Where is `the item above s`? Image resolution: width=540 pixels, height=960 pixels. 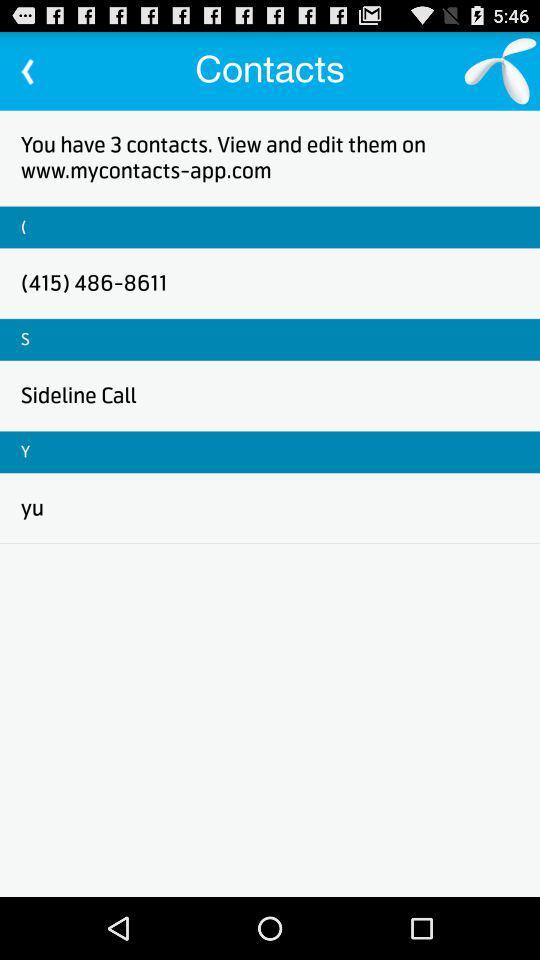 the item above s is located at coordinates (93, 282).